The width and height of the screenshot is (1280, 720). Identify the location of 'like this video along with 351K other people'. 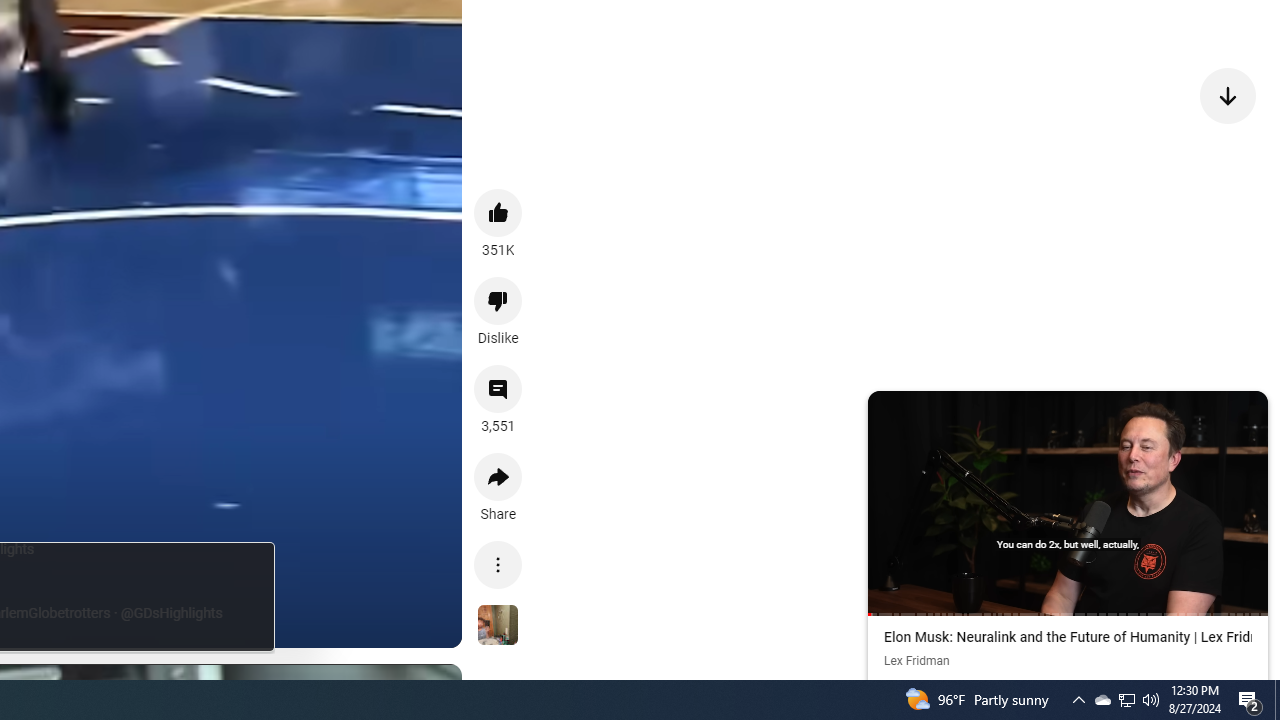
(498, 212).